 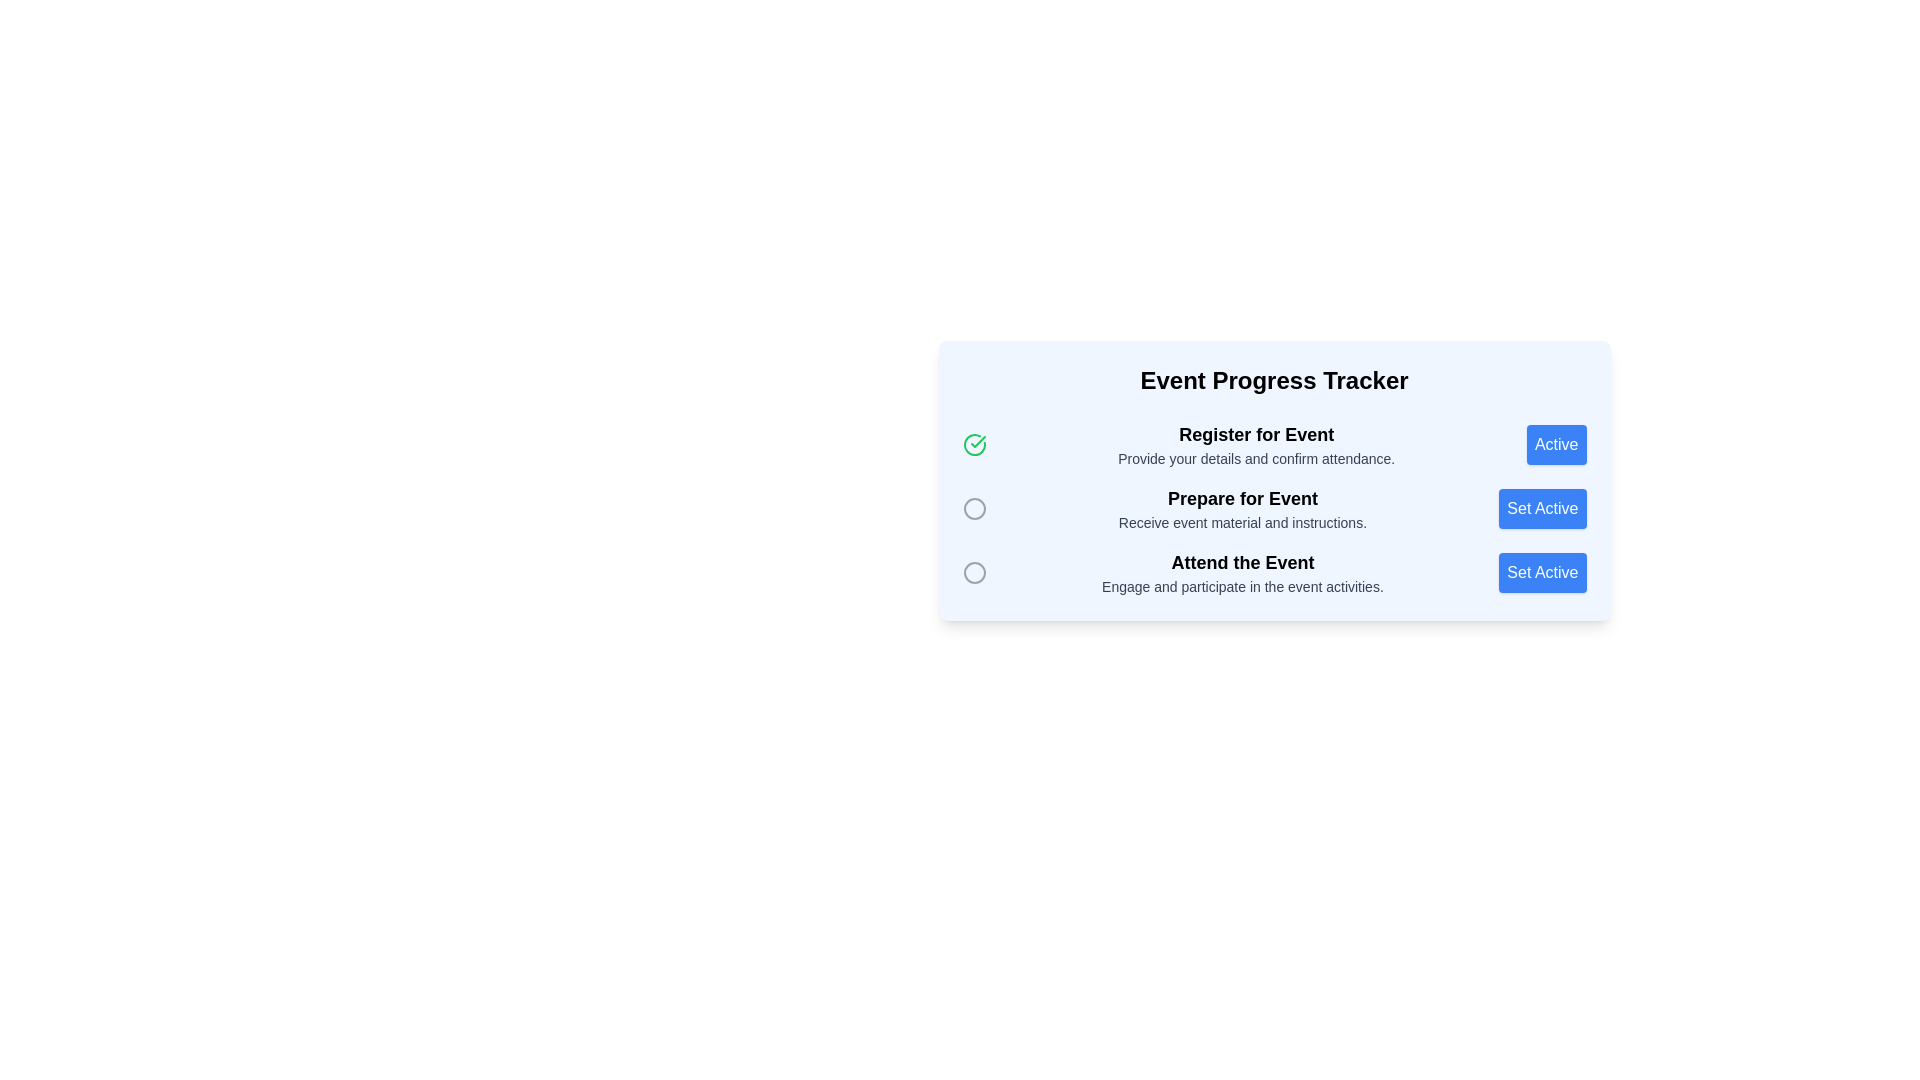 I want to click on the label that serves as the third step in the 'Event Progress Tracker', positioned below 'Prepare for Event' and above the description 'Engage and participate in the event activities', so click(x=1242, y=563).